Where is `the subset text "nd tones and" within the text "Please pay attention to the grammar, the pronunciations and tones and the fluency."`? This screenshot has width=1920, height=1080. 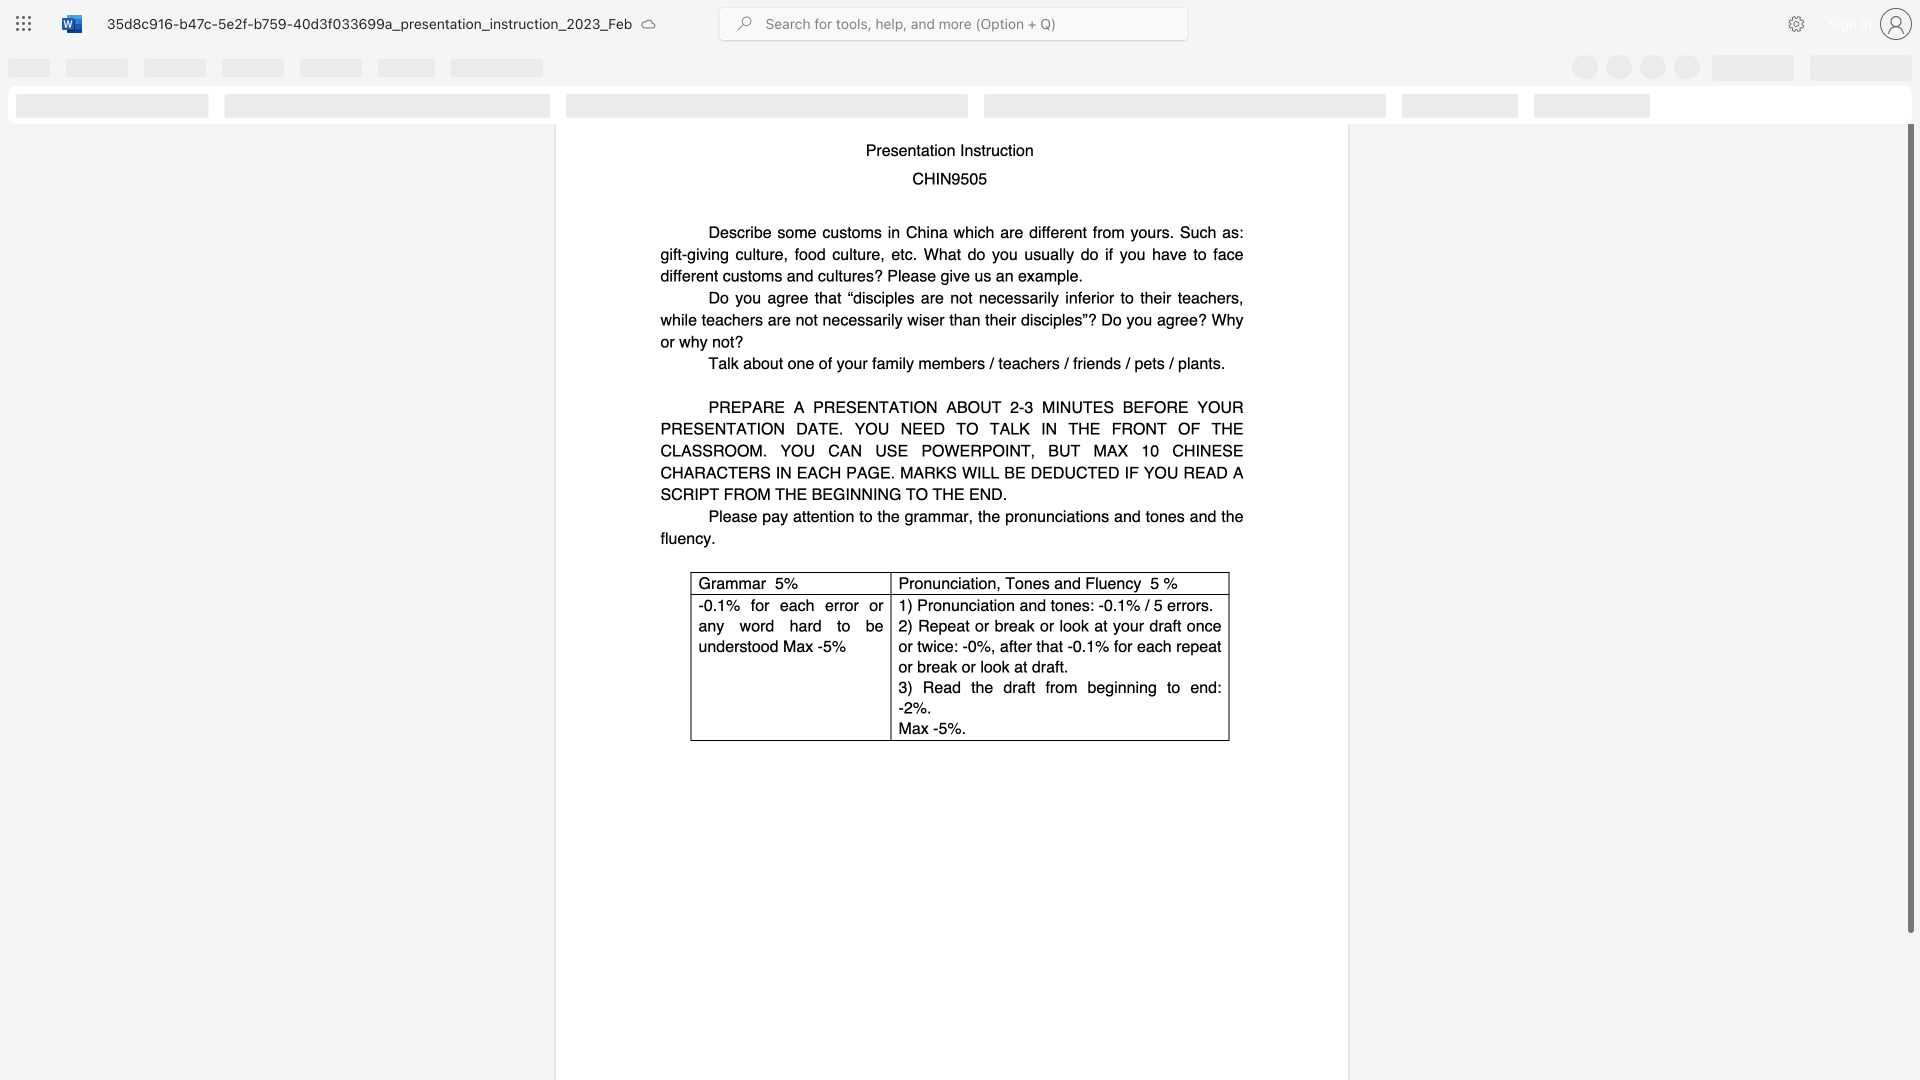
the subset text "nd tones and" within the text "Please pay attention to the grammar, the pronunciations and tones and the fluency." is located at coordinates (1123, 515).